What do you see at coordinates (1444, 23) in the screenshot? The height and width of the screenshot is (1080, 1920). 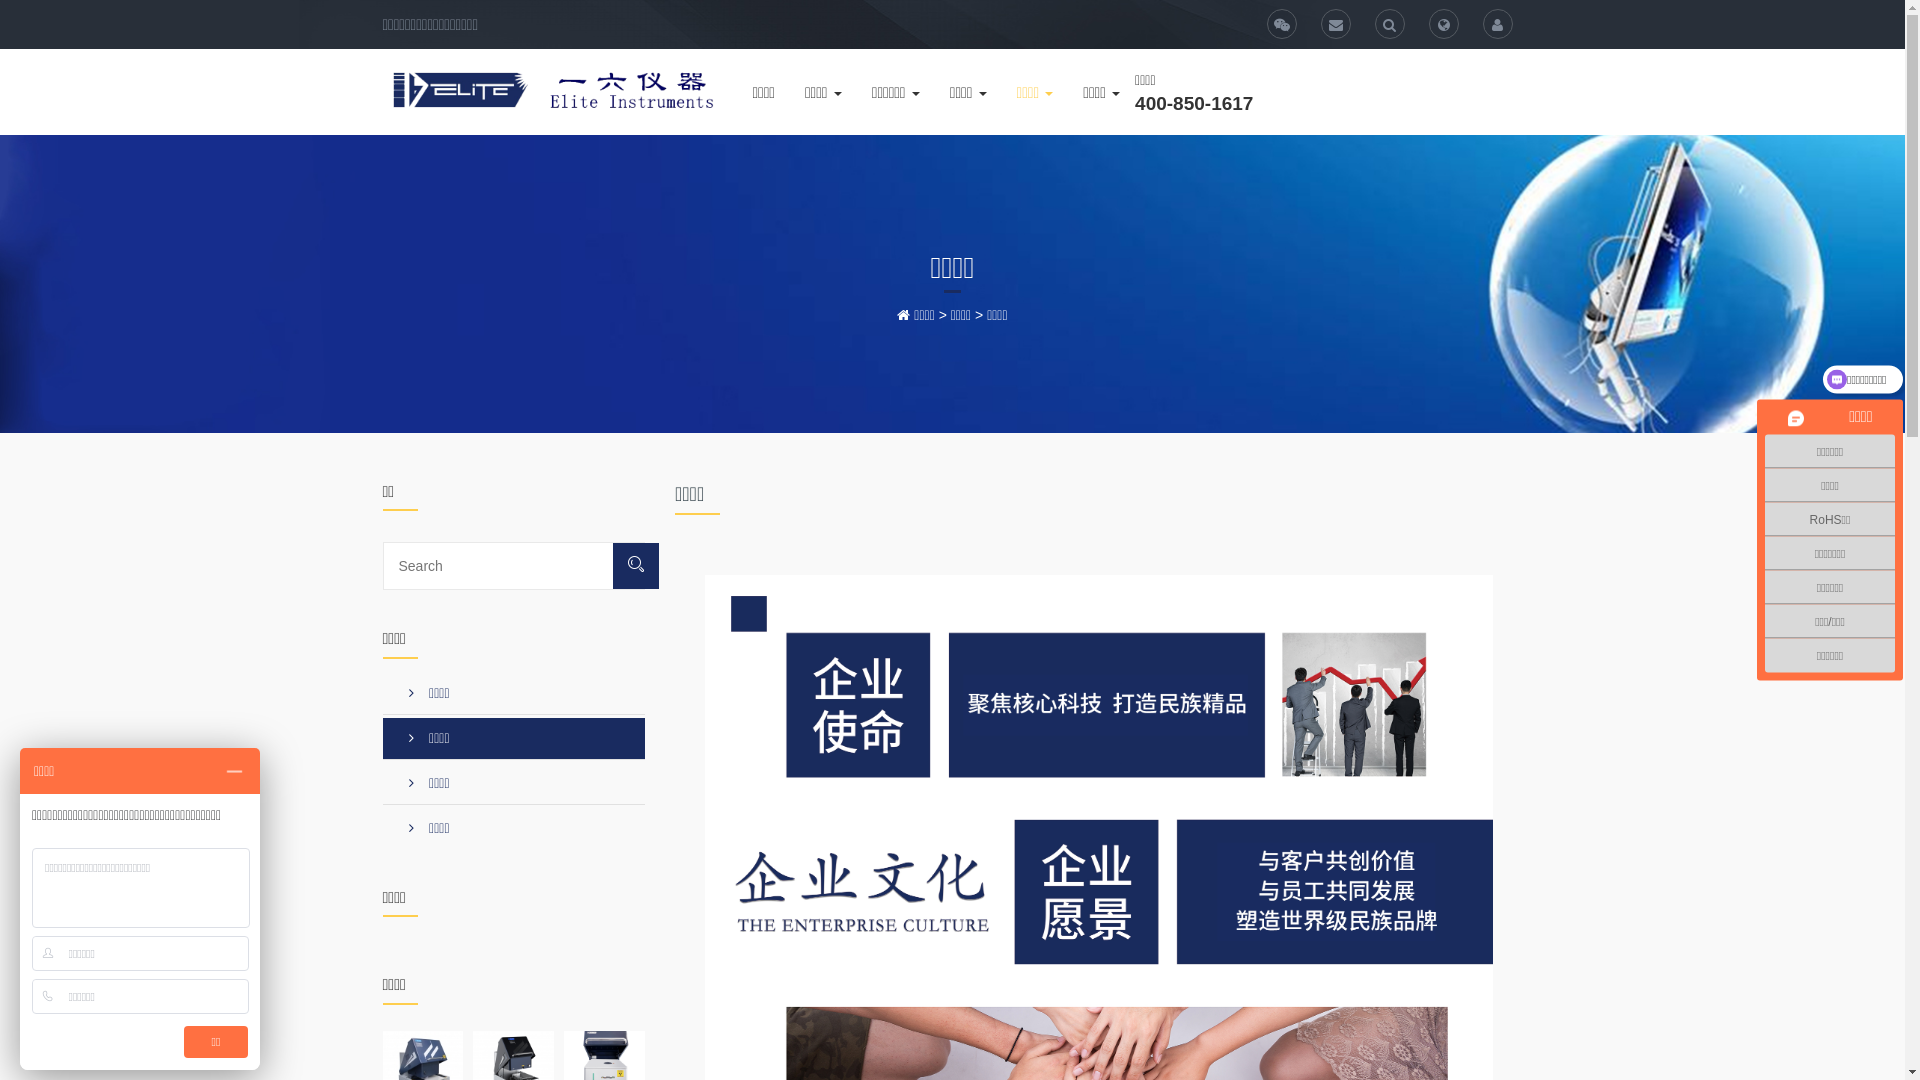 I see `'Toggle Search'` at bounding box center [1444, 23].